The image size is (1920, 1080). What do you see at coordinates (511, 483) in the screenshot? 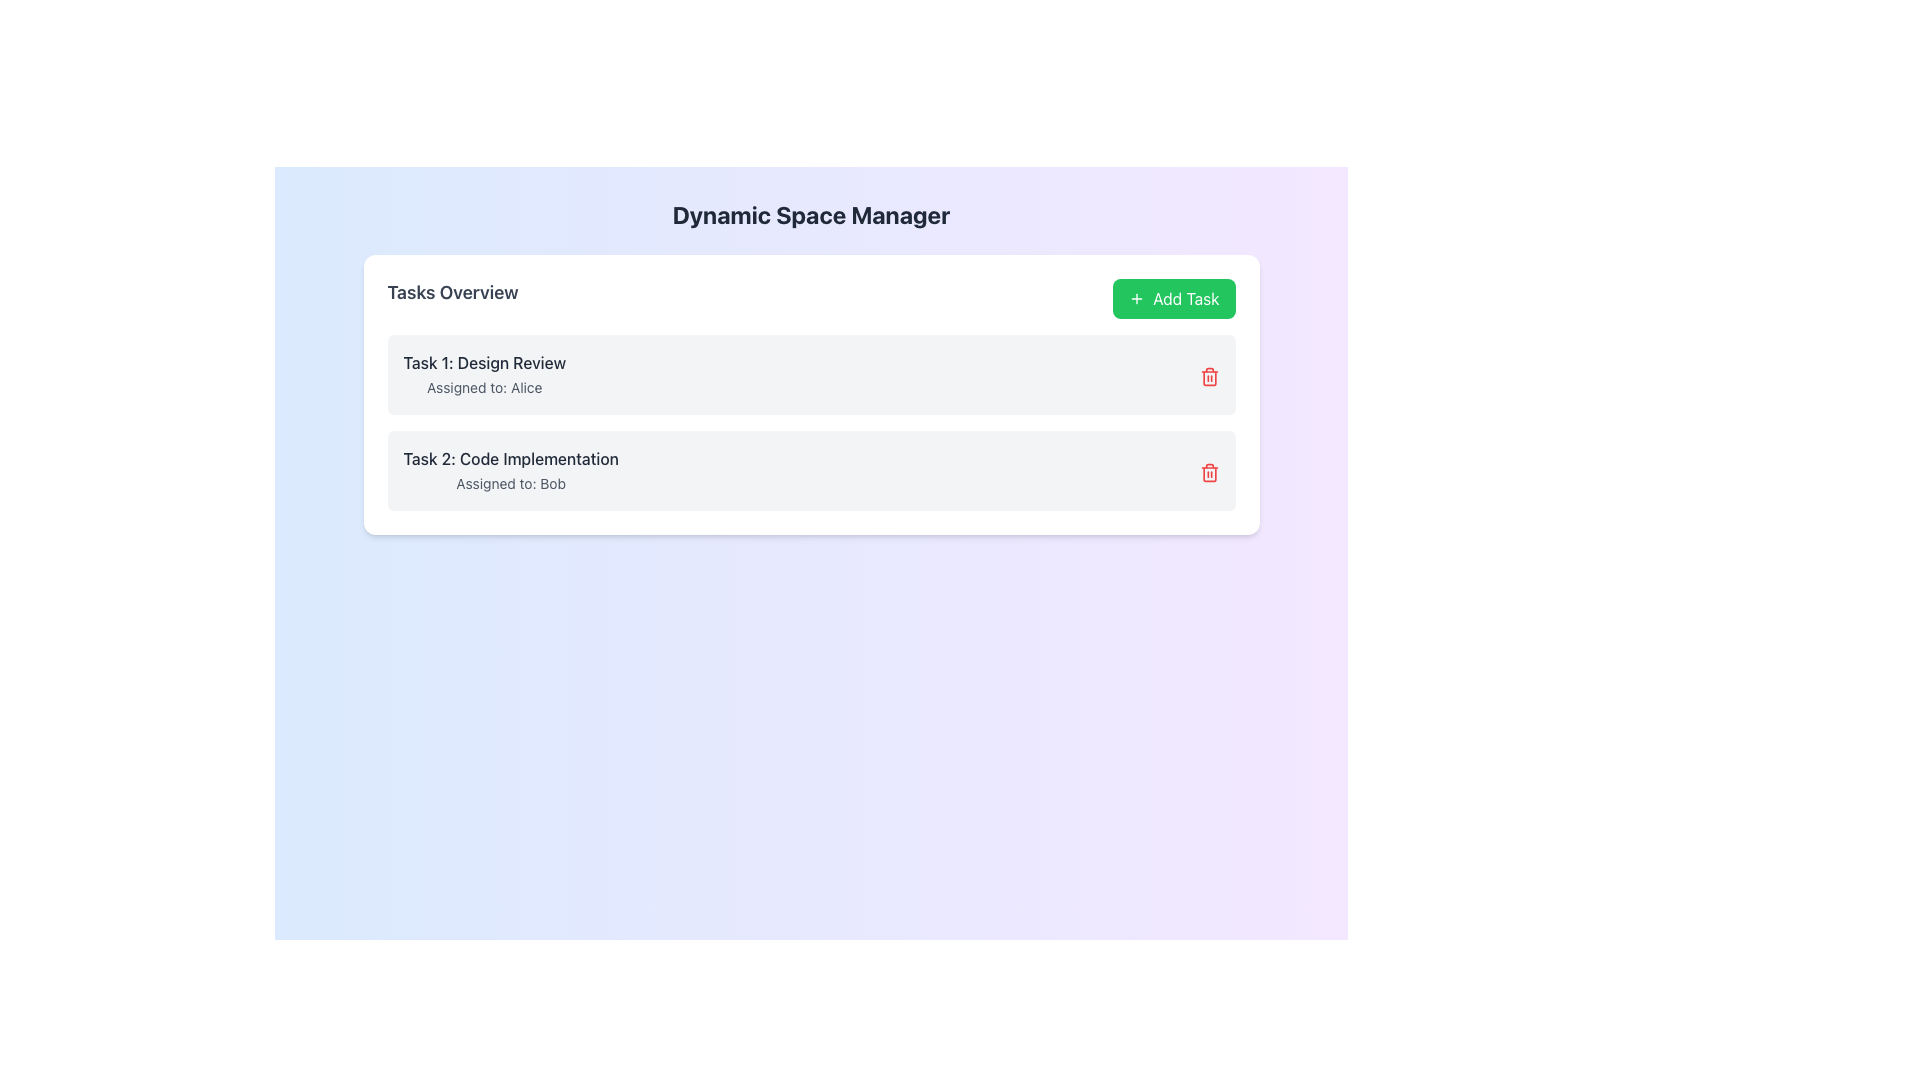
I see `the text label that reads 'Assigned to: Bob', which is styled in a smaller gray sans-serif font and positioned below the title 'Task 2: Code Implementation' in the second task card` at bounding box center [511, 483].